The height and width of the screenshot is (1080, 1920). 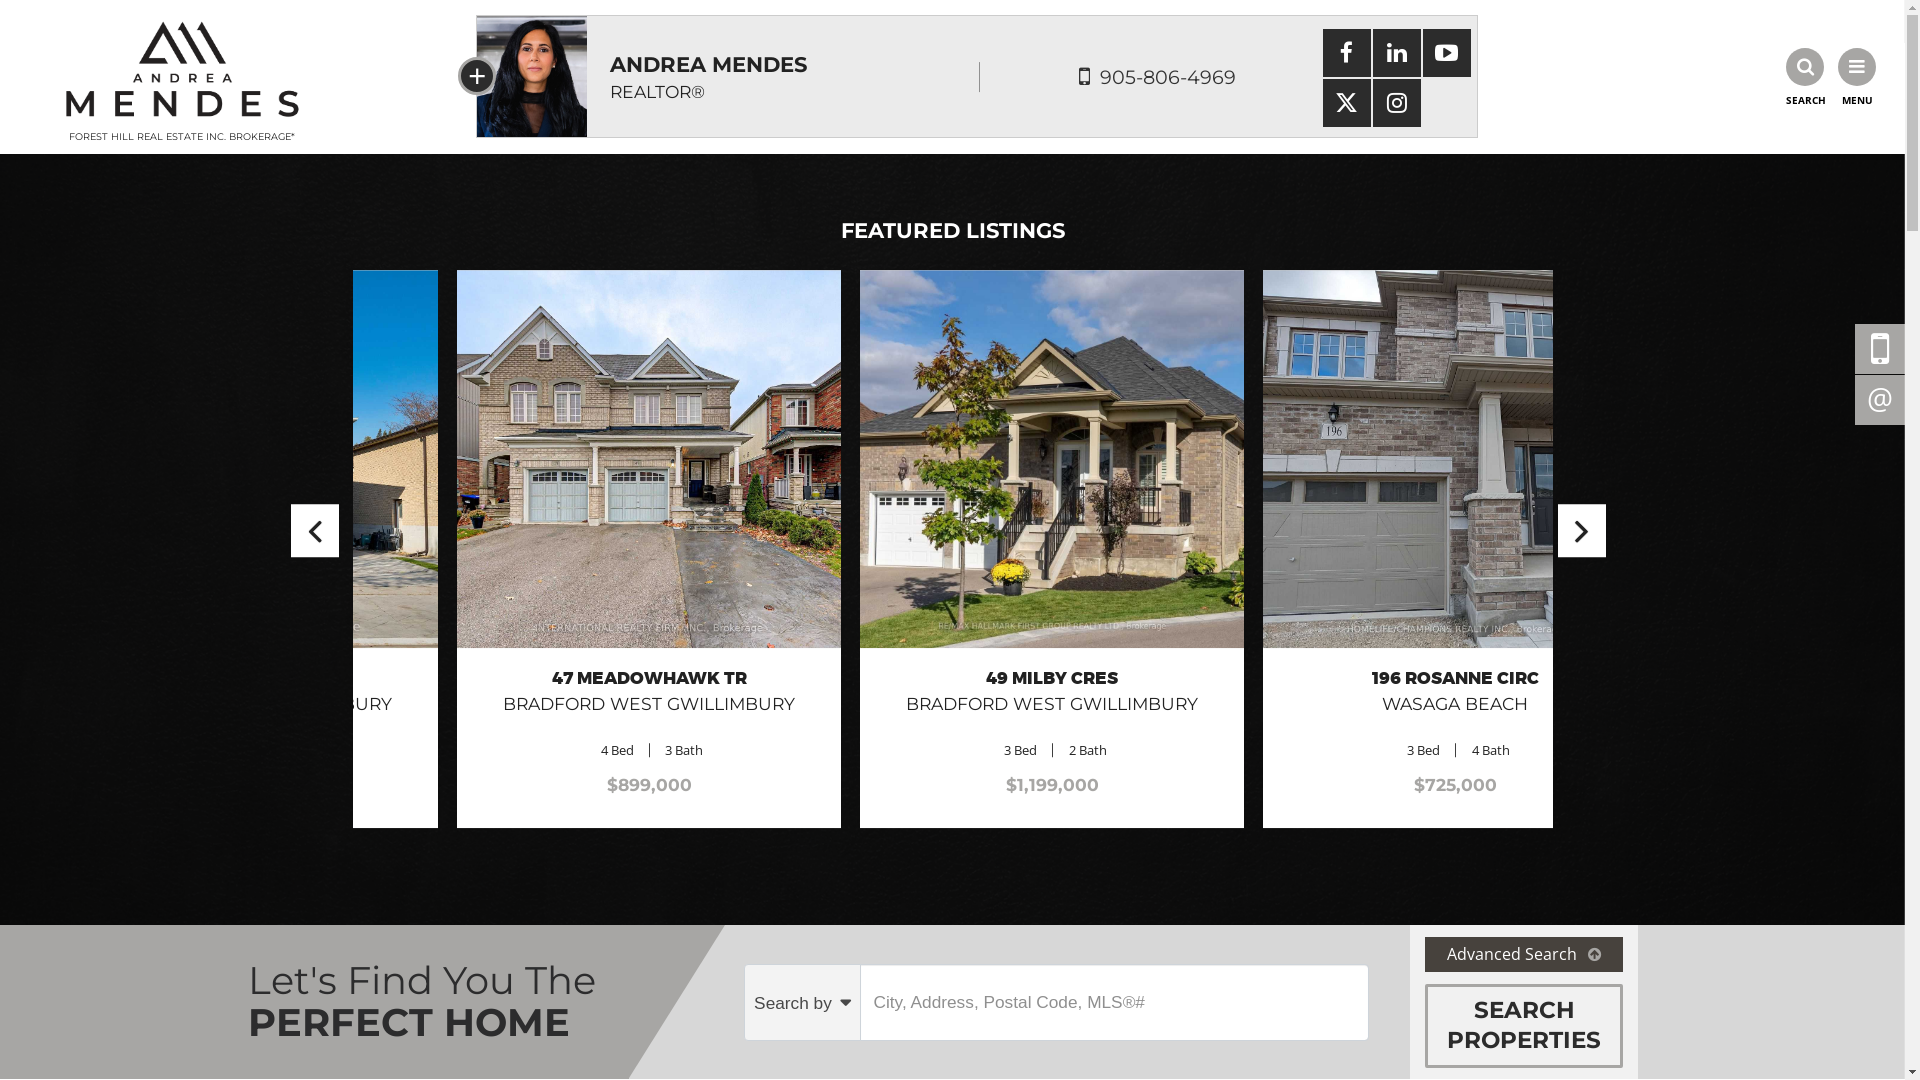 What do you see at coordinates (475, 75) in the screenshot?
I see `'+'` at bounding box center [475, 75].